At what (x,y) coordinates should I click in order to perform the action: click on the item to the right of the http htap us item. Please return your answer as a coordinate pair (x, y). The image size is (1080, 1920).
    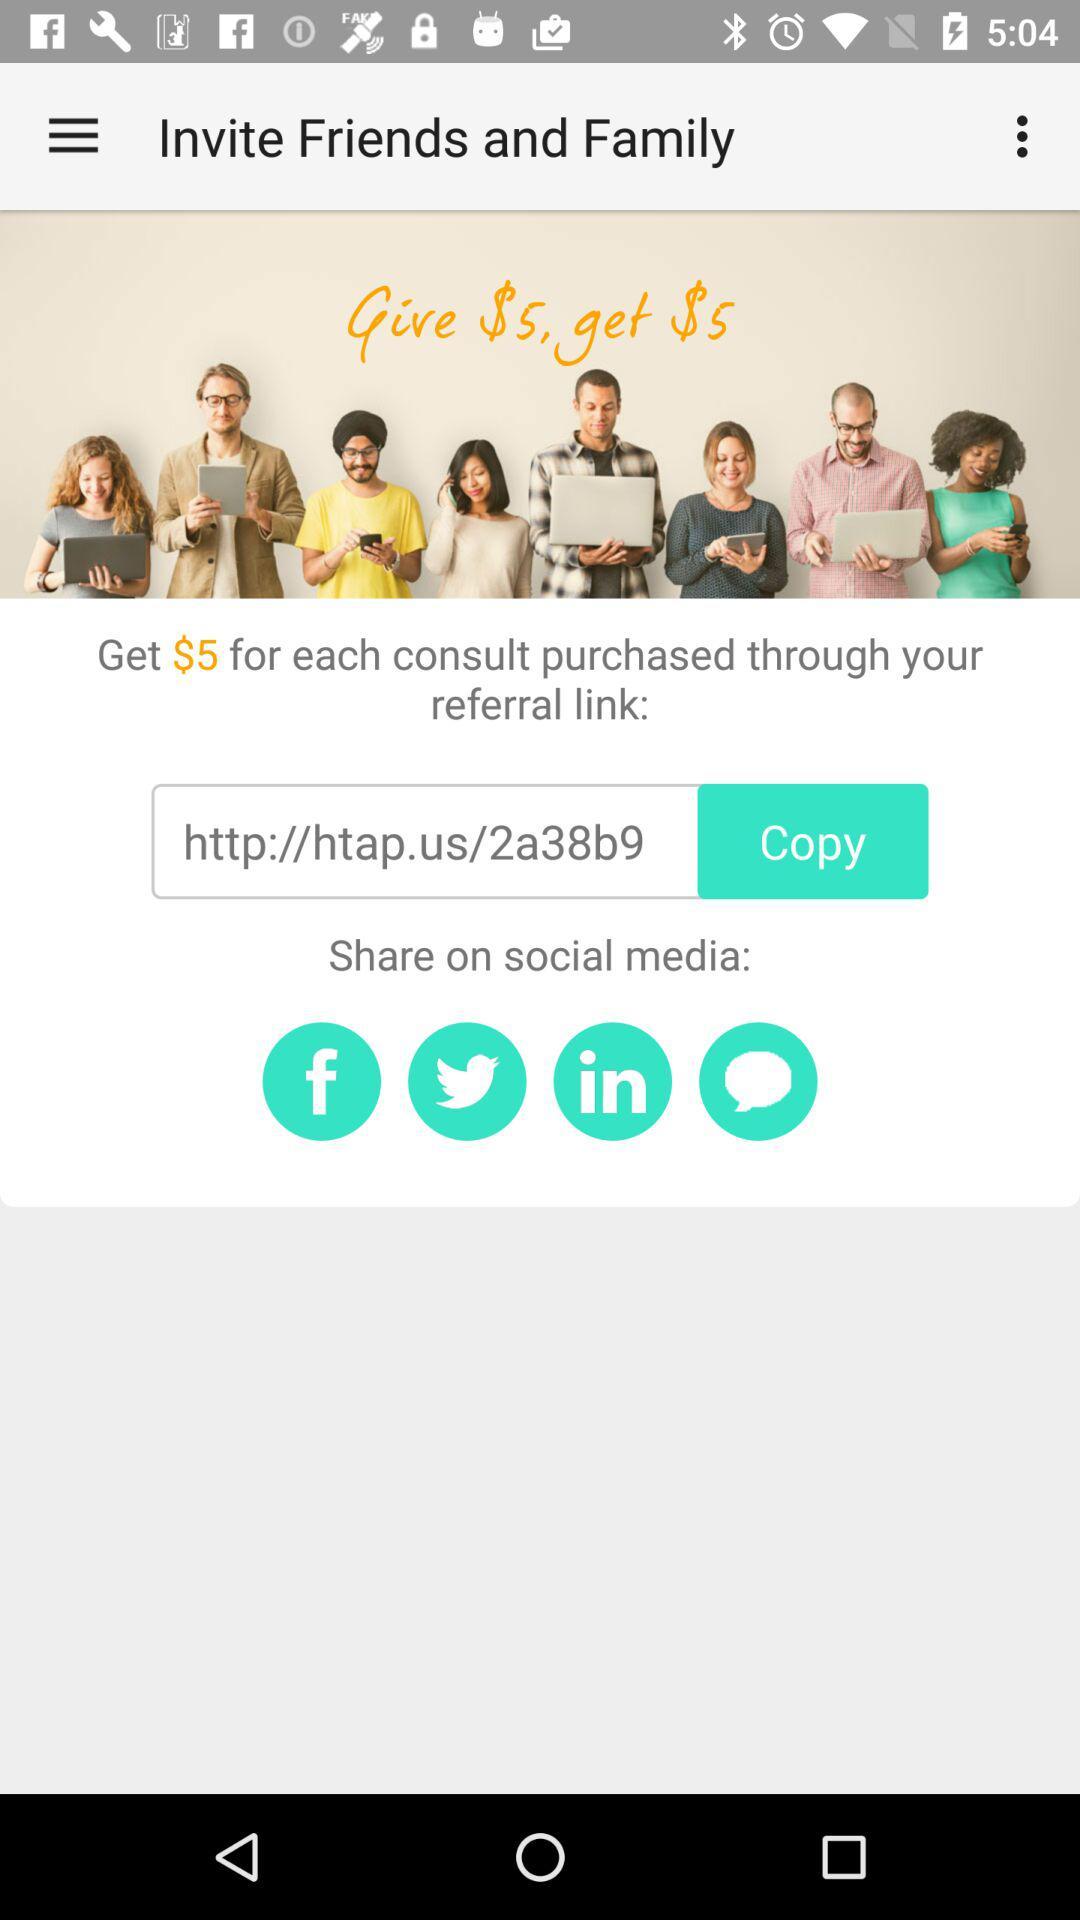
    Looking at the image, I should click on (813, 841).